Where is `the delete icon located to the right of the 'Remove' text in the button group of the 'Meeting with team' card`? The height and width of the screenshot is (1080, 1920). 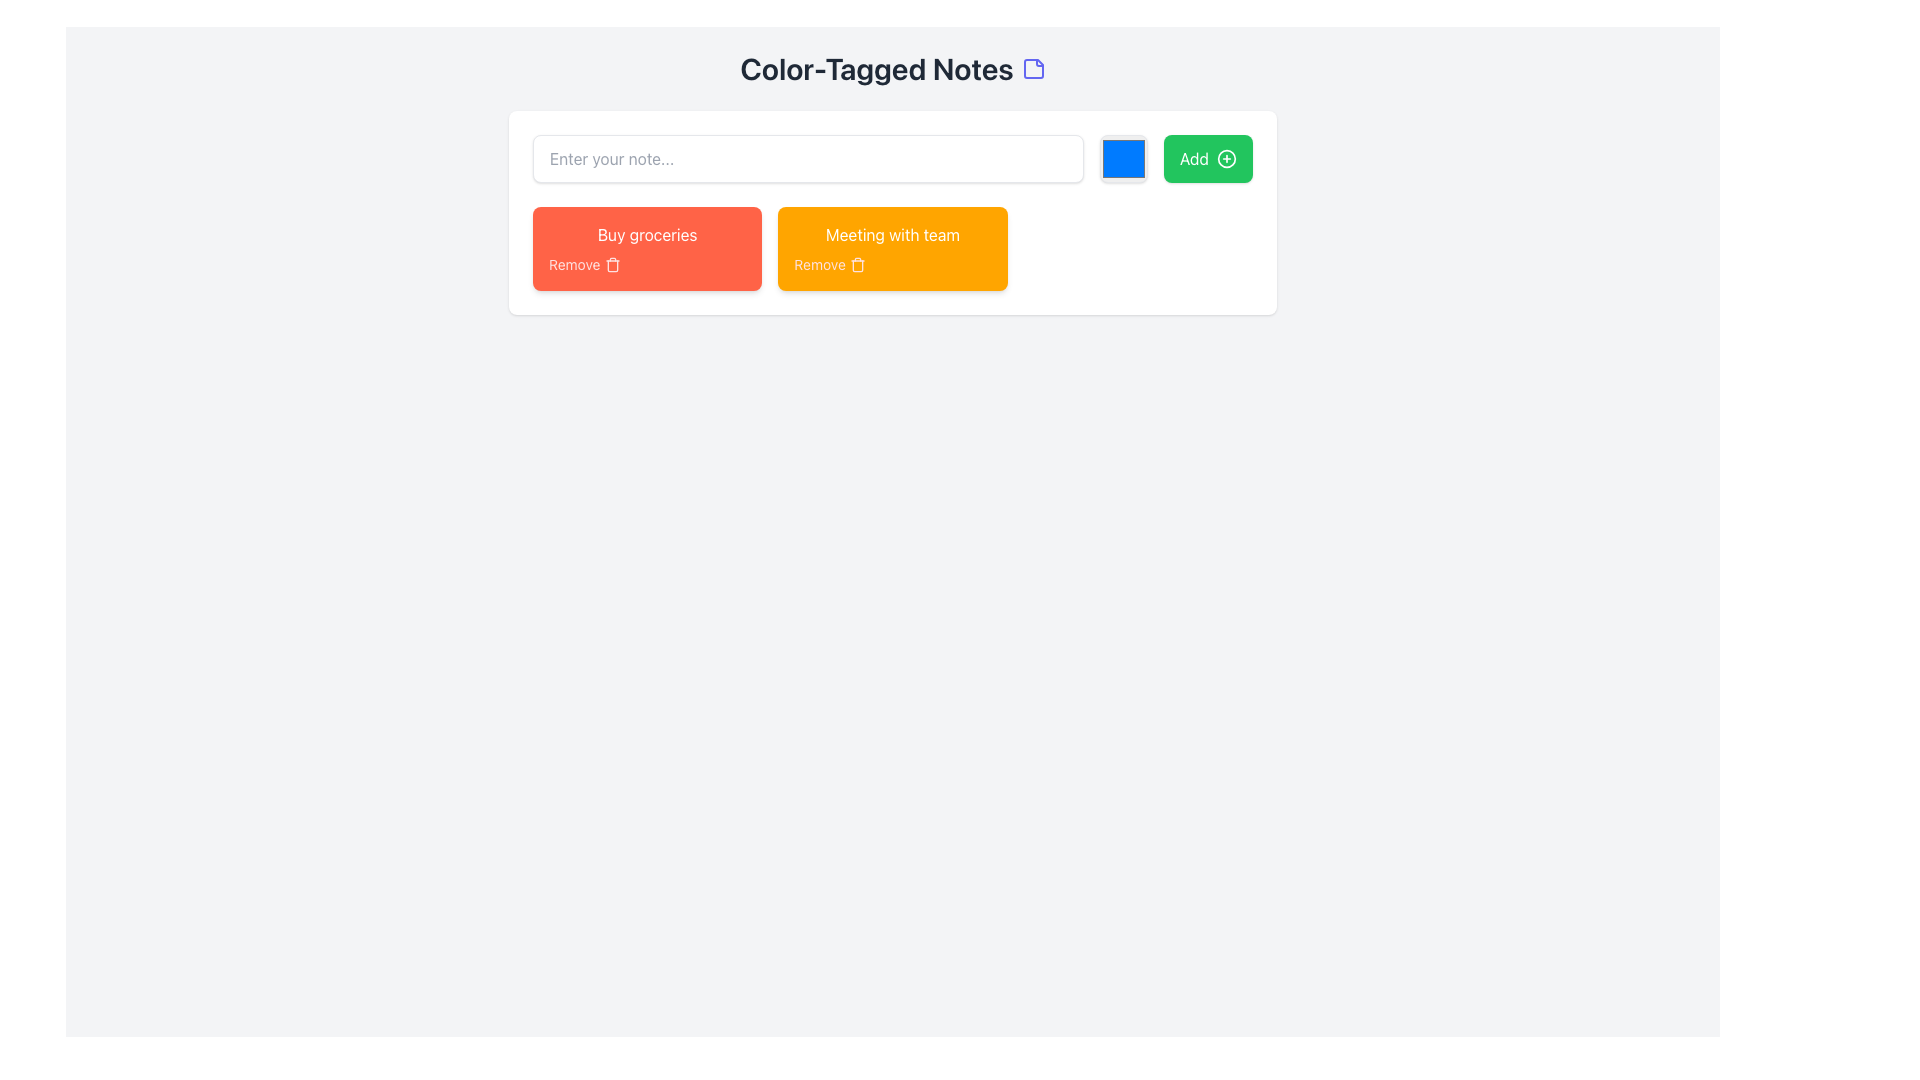
the delete icon located to the right of the 'Remove' text in the button group of the 'Meeting with team' card is located at coordinates (857, 264).